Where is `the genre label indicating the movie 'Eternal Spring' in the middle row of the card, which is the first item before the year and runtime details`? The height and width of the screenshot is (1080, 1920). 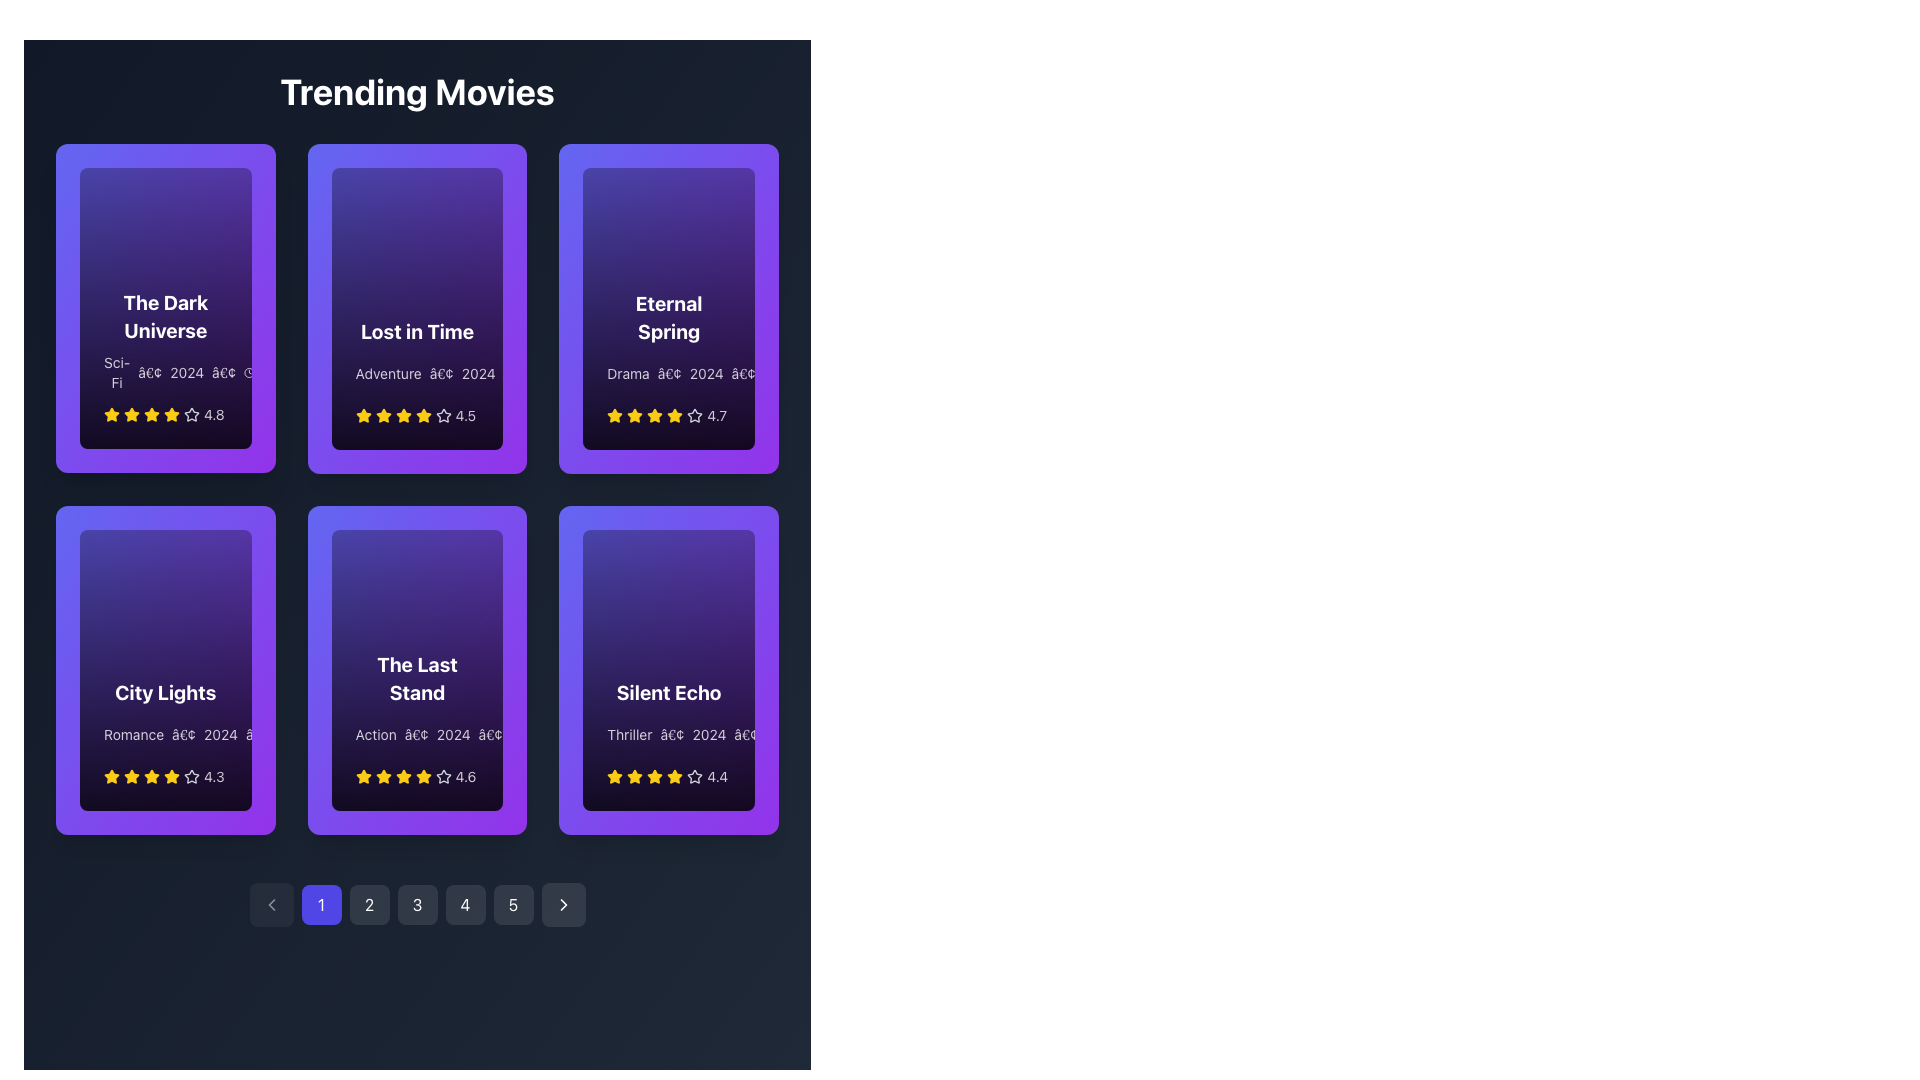 the genre label indicating the movie 'Eternal Spring' in the middle row of the card, which is the first item before the year and runtime details is located at coordinates (627, 373).